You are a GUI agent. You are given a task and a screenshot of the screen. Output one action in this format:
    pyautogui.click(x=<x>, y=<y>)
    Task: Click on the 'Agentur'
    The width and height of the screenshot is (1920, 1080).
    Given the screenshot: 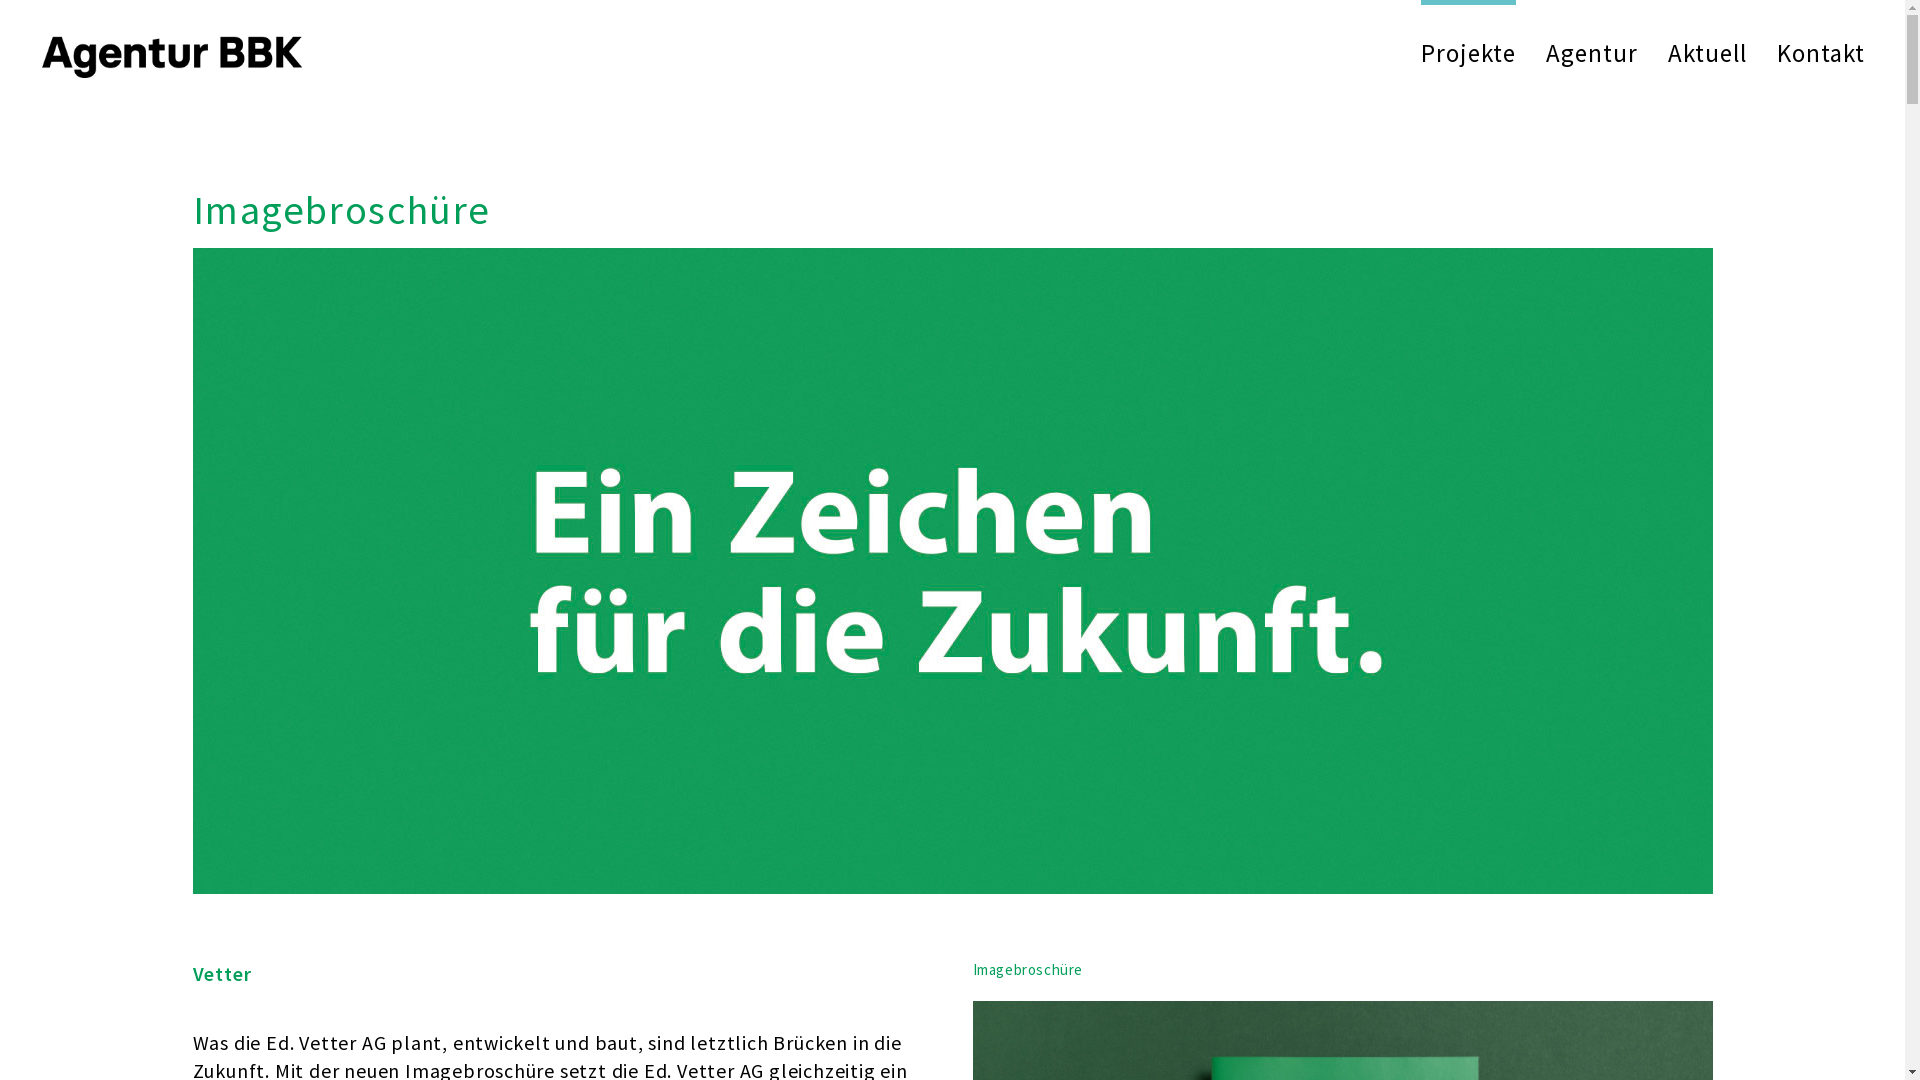 What is the action you would take?
    pyautogui.click(x=1591, y=52)
    